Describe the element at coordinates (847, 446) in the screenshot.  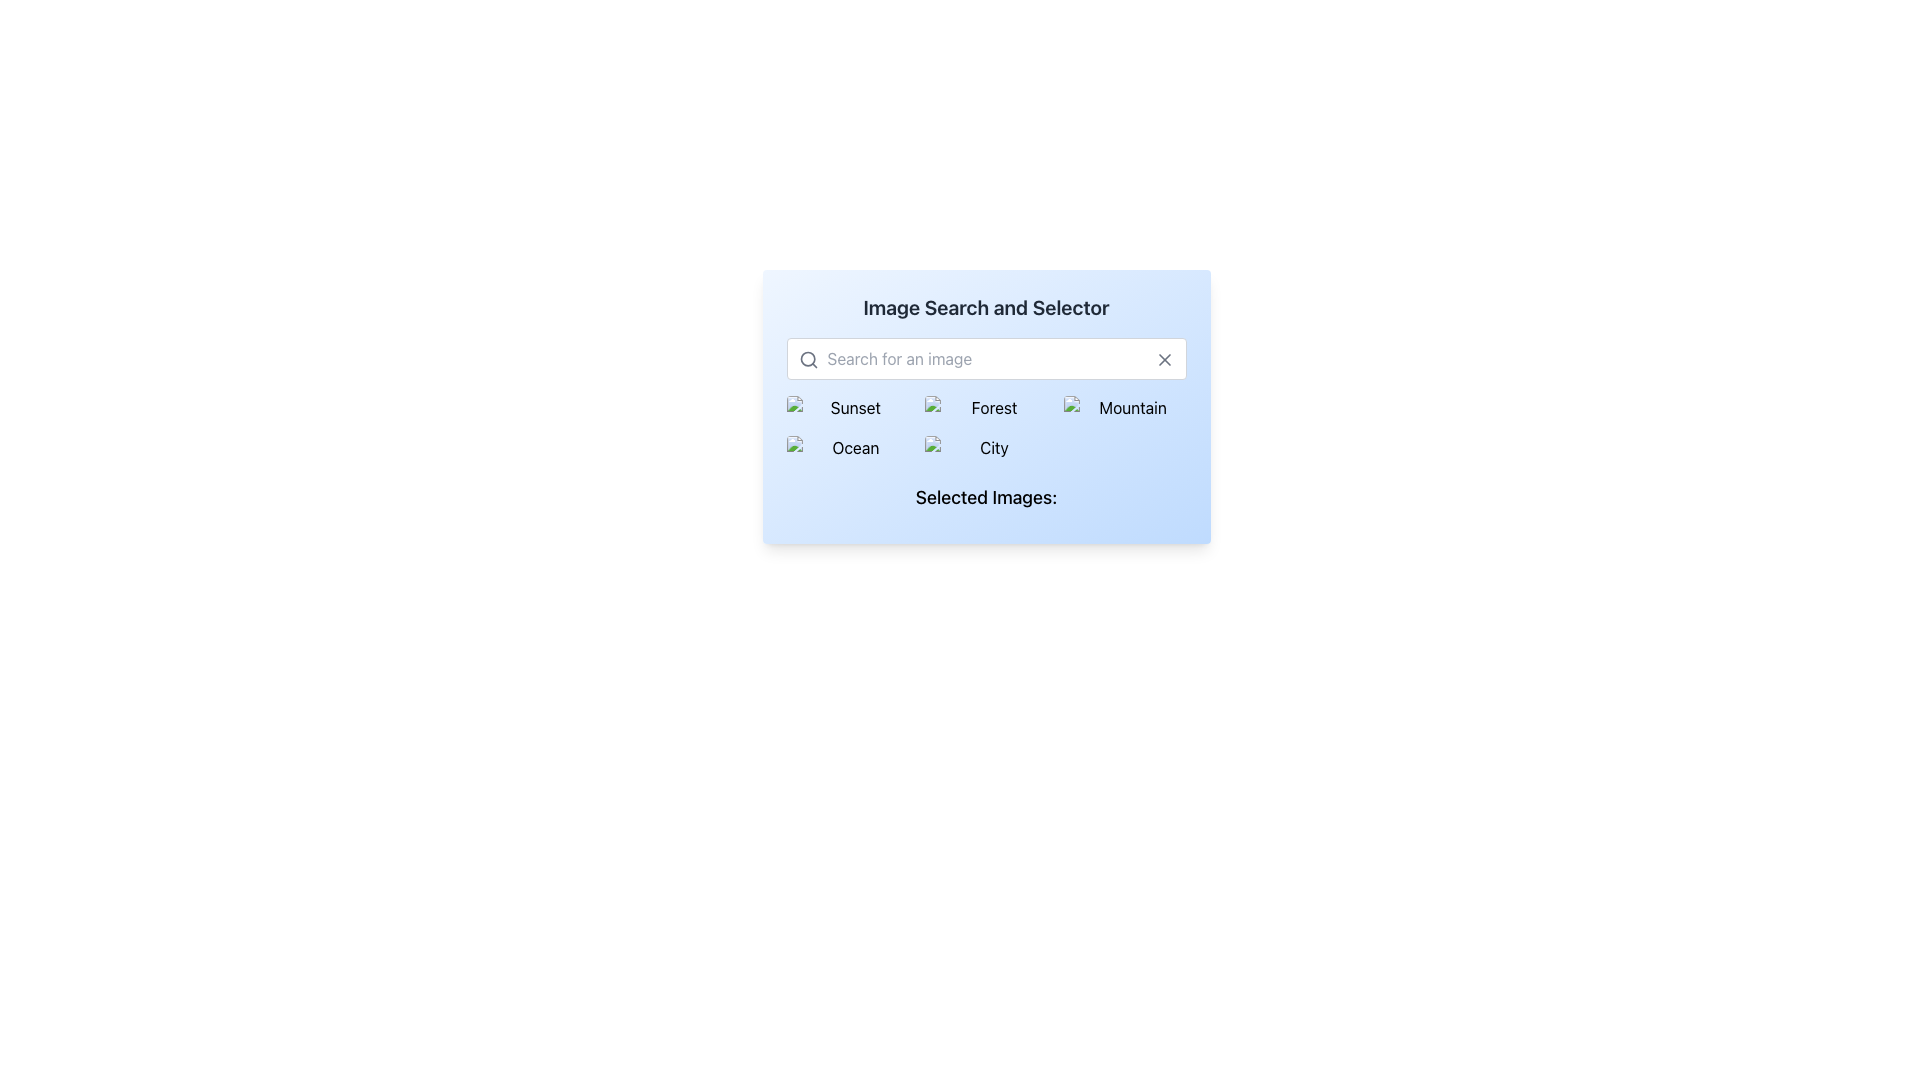
I see `the button that selects the 'Ocean' image` at that location.